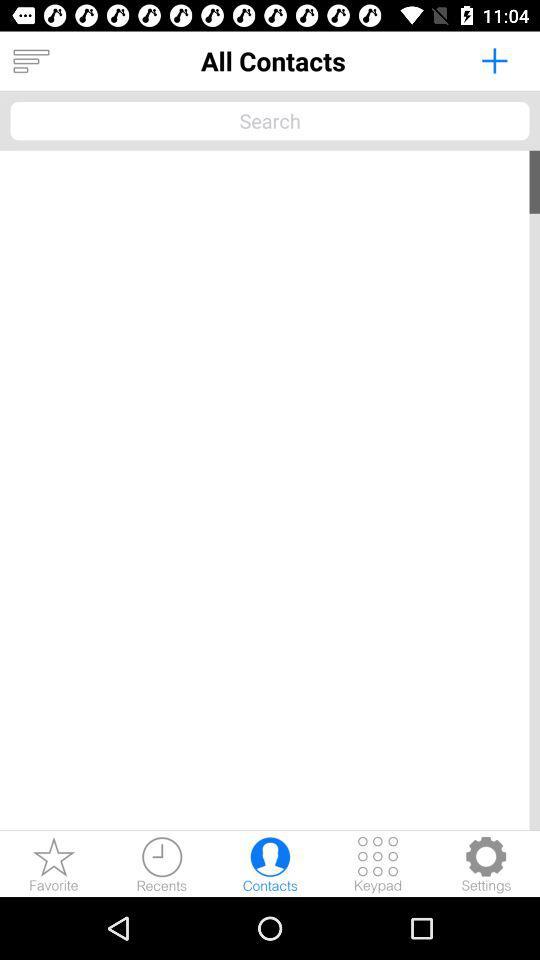 This screenshot has width=540, height=960. Describe the element at coordinates (30, 61) in the screenshot. I see `menu options` at that location.